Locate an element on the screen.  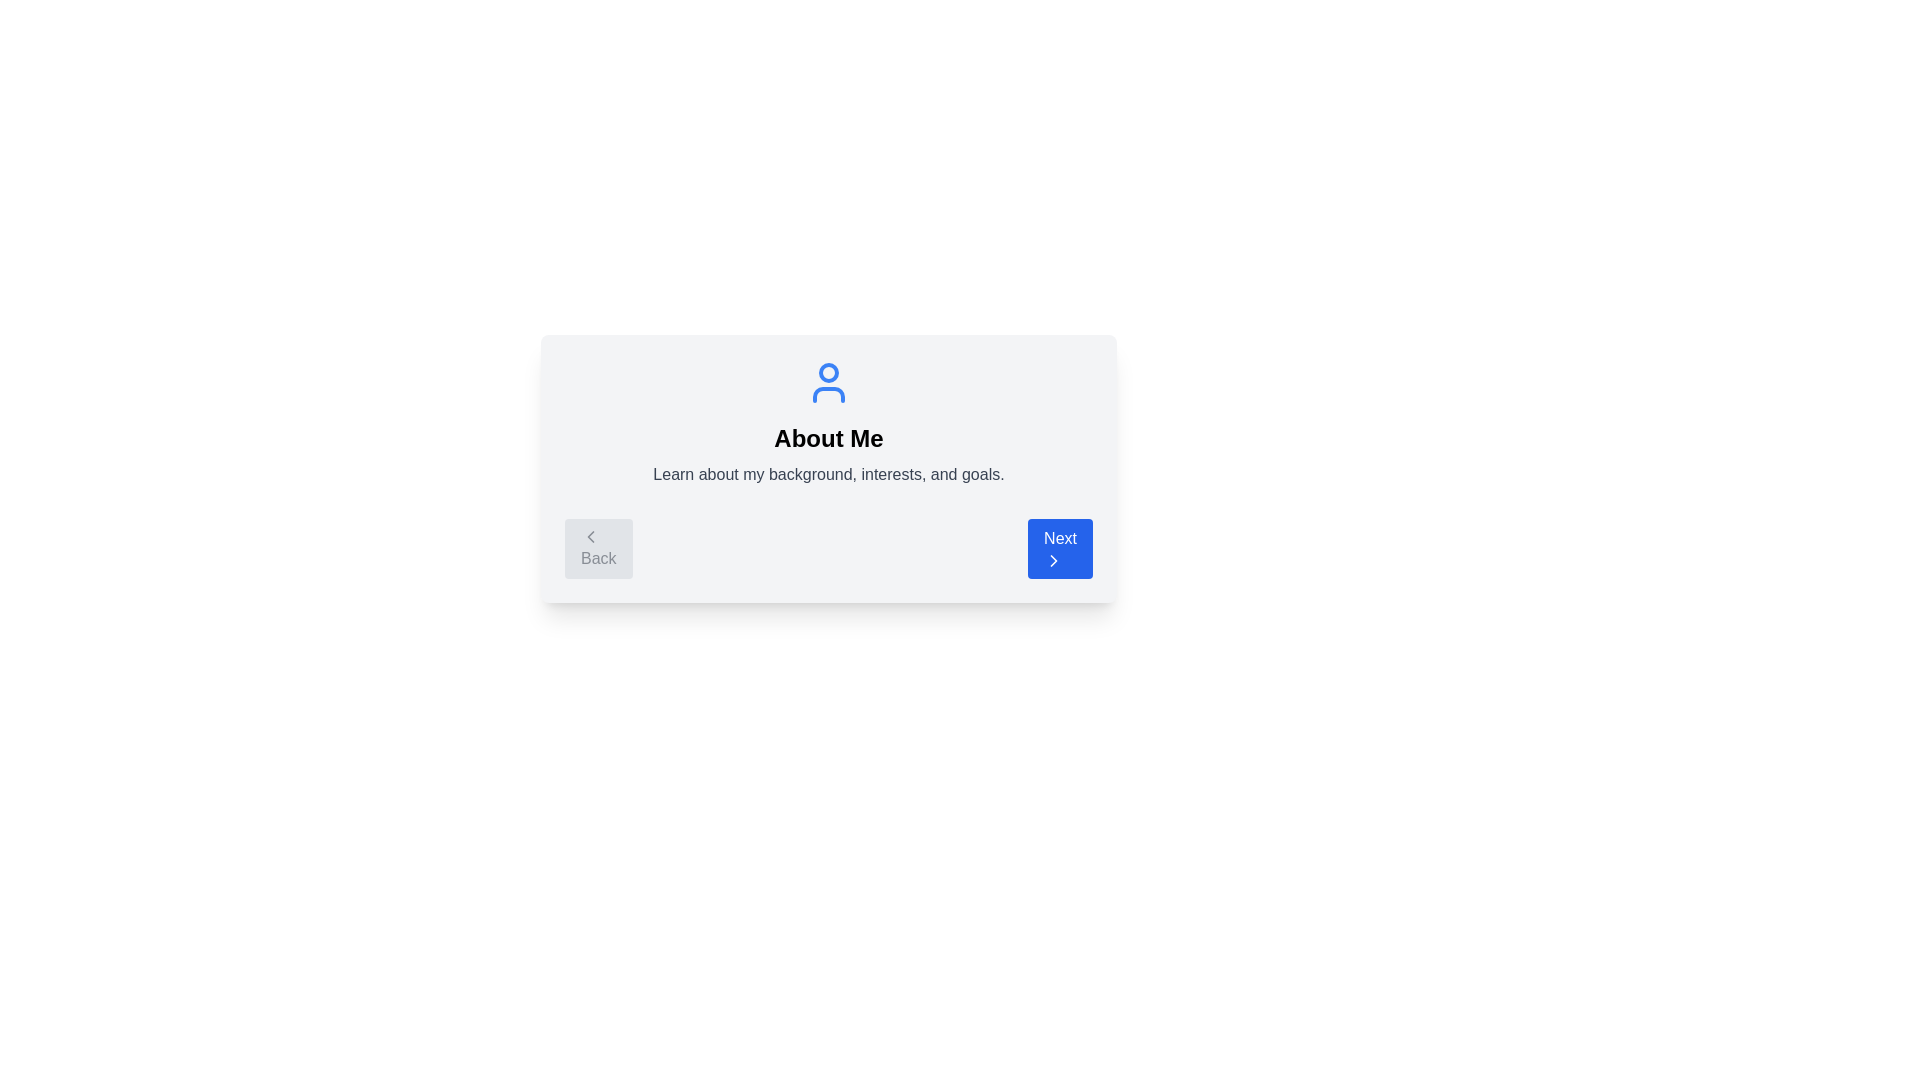
the 'Next' button located at the far right of the navigation bar to activate the hover effect, which lightens the button's blue background is located at coordinates (1059, 548).